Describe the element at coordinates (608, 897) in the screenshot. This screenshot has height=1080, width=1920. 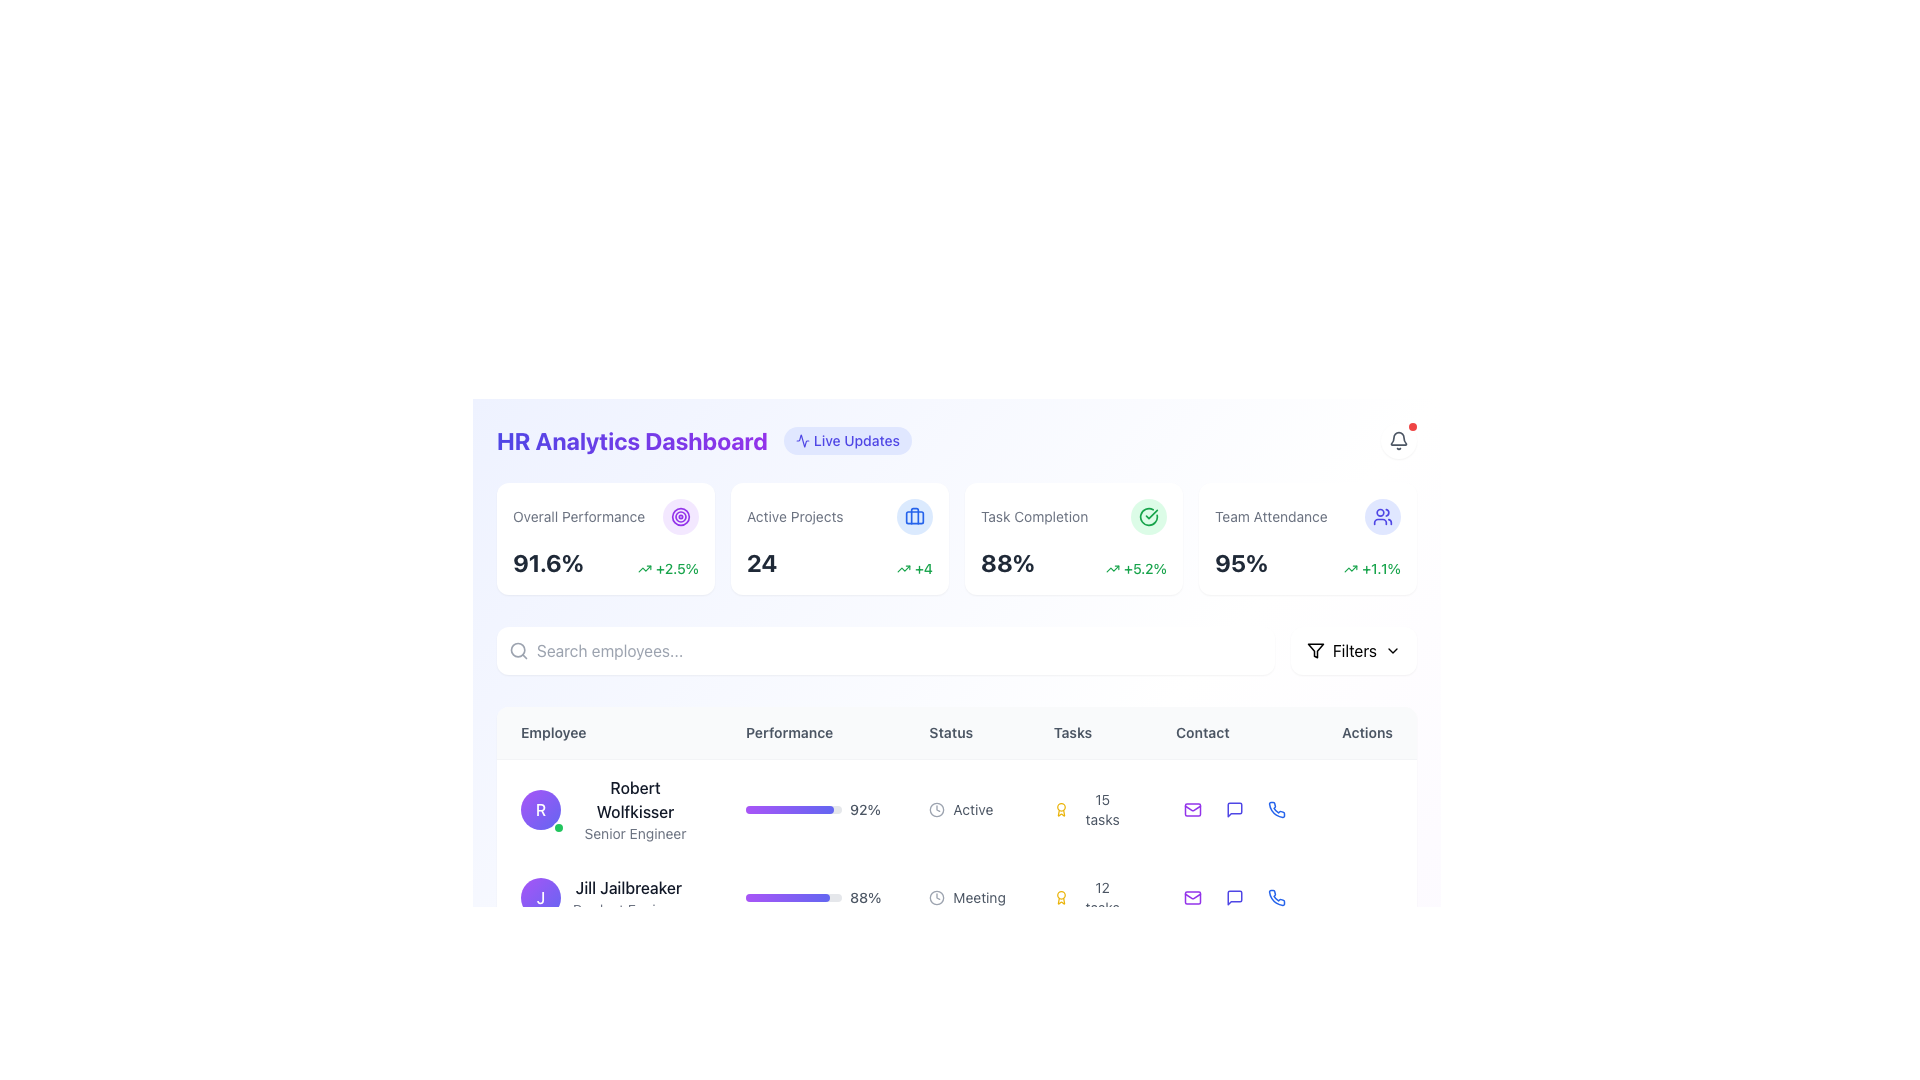
I see `employee identifier element in the second row of the employee list, which displays the employee's name, profile icon, and job title, for additional details` at that location.